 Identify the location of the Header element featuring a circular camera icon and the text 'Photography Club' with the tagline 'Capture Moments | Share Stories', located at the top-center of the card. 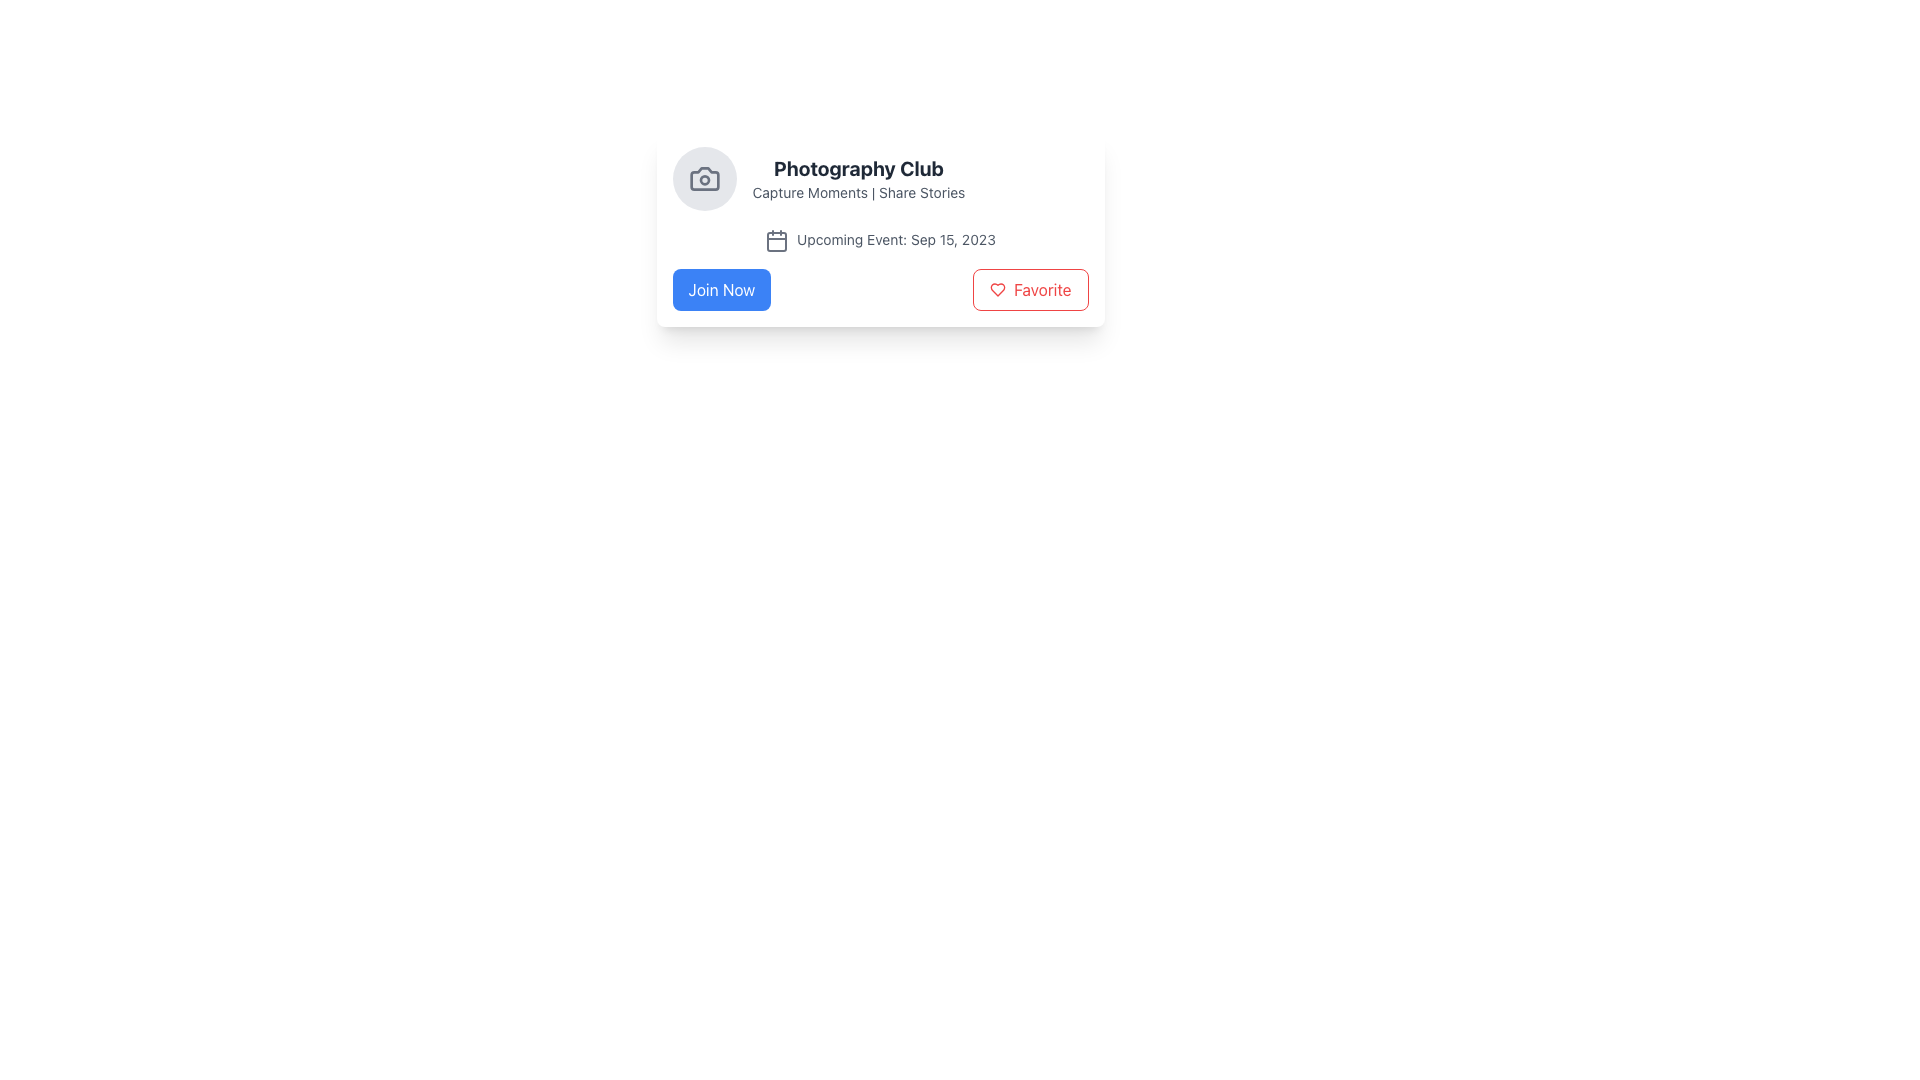
(880, 177).